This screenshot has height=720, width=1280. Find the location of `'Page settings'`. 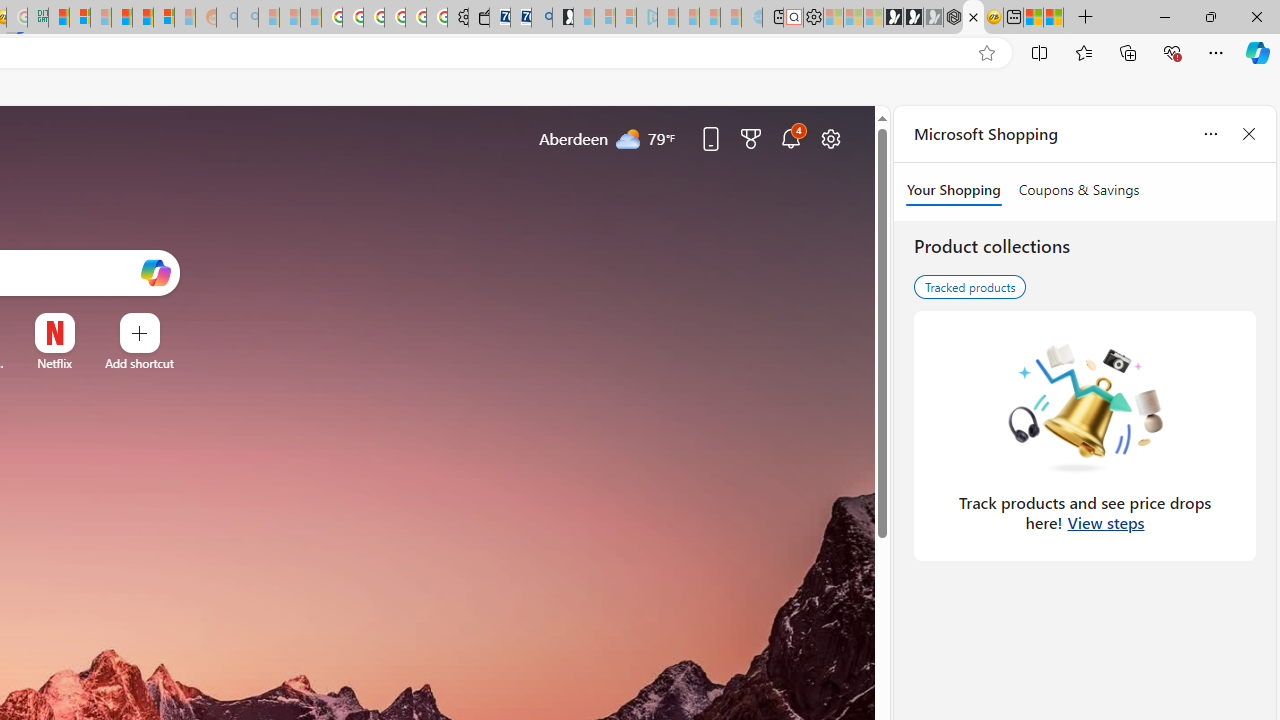

'Page settings' is located at coordinates (831, 137).